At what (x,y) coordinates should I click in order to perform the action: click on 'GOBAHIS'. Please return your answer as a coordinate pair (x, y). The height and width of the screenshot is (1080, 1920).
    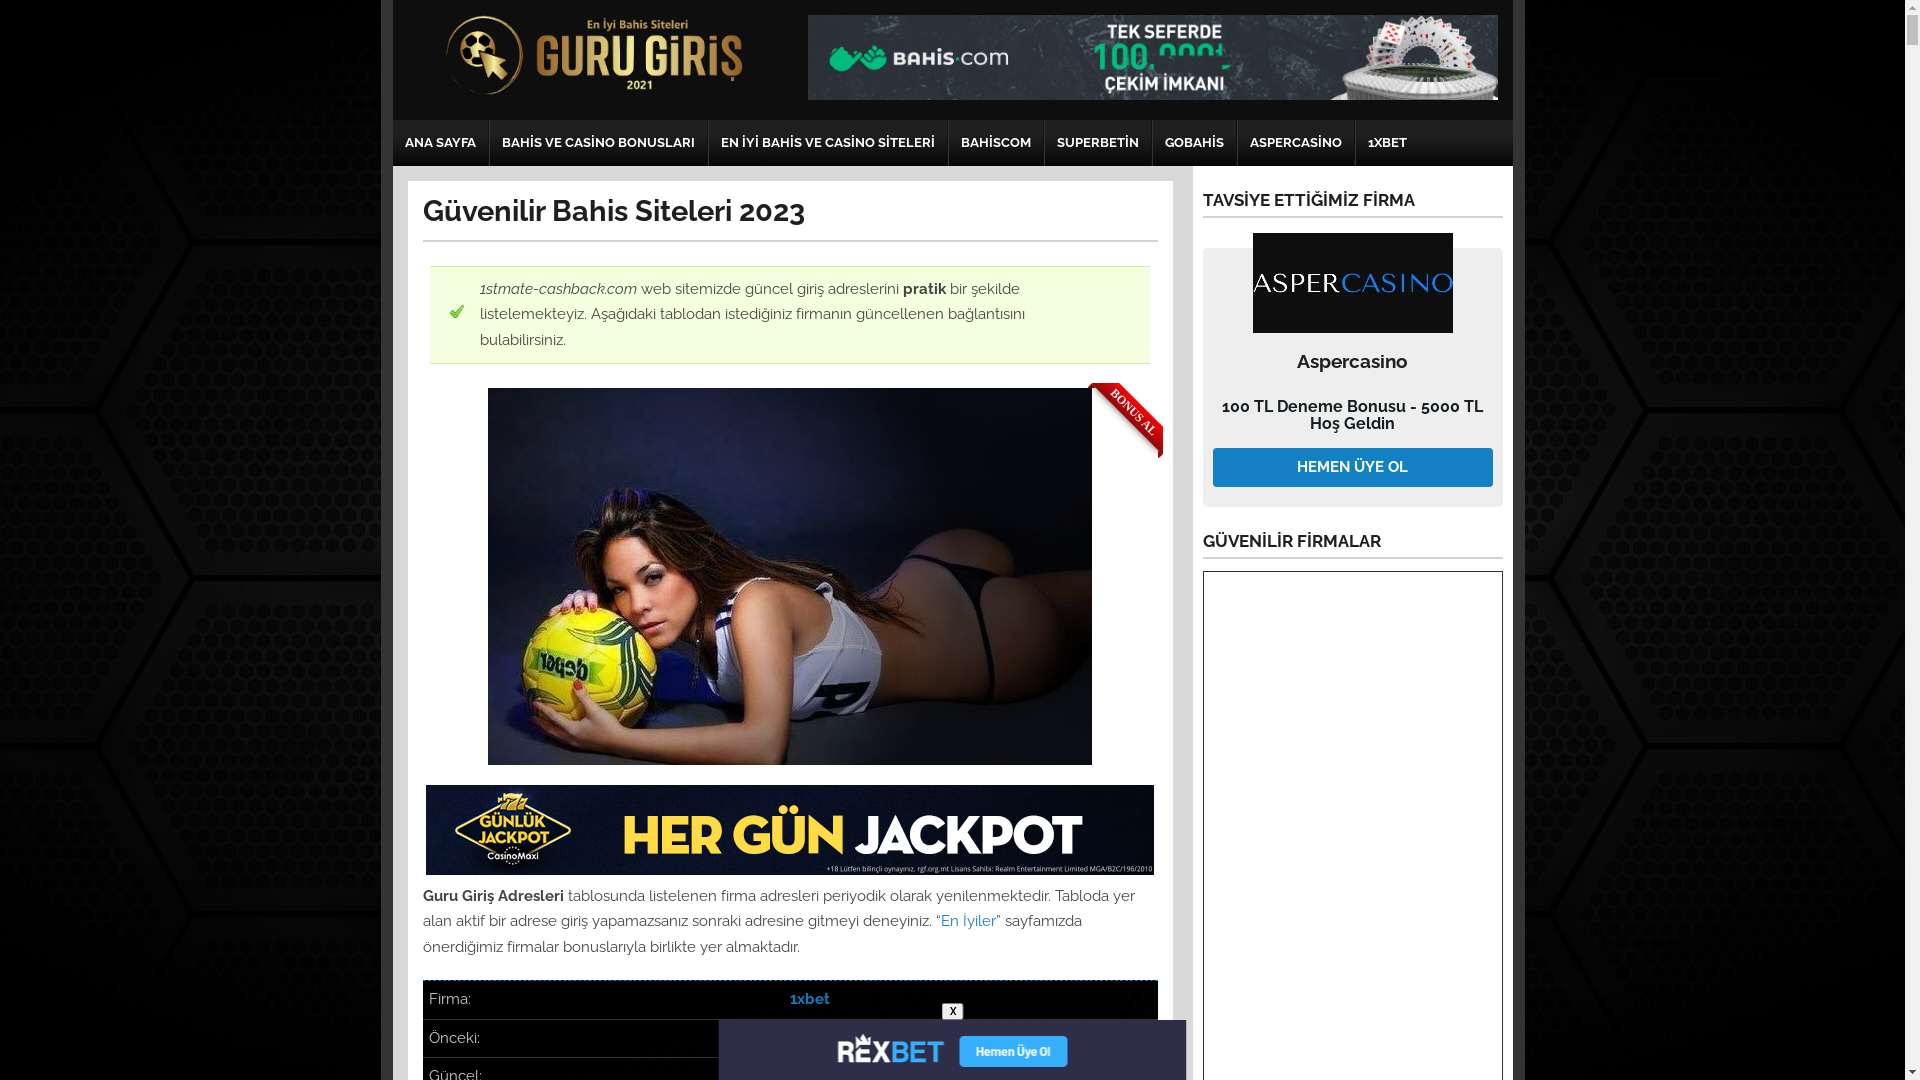
    Looking at the image, I should click on (1193, 141).